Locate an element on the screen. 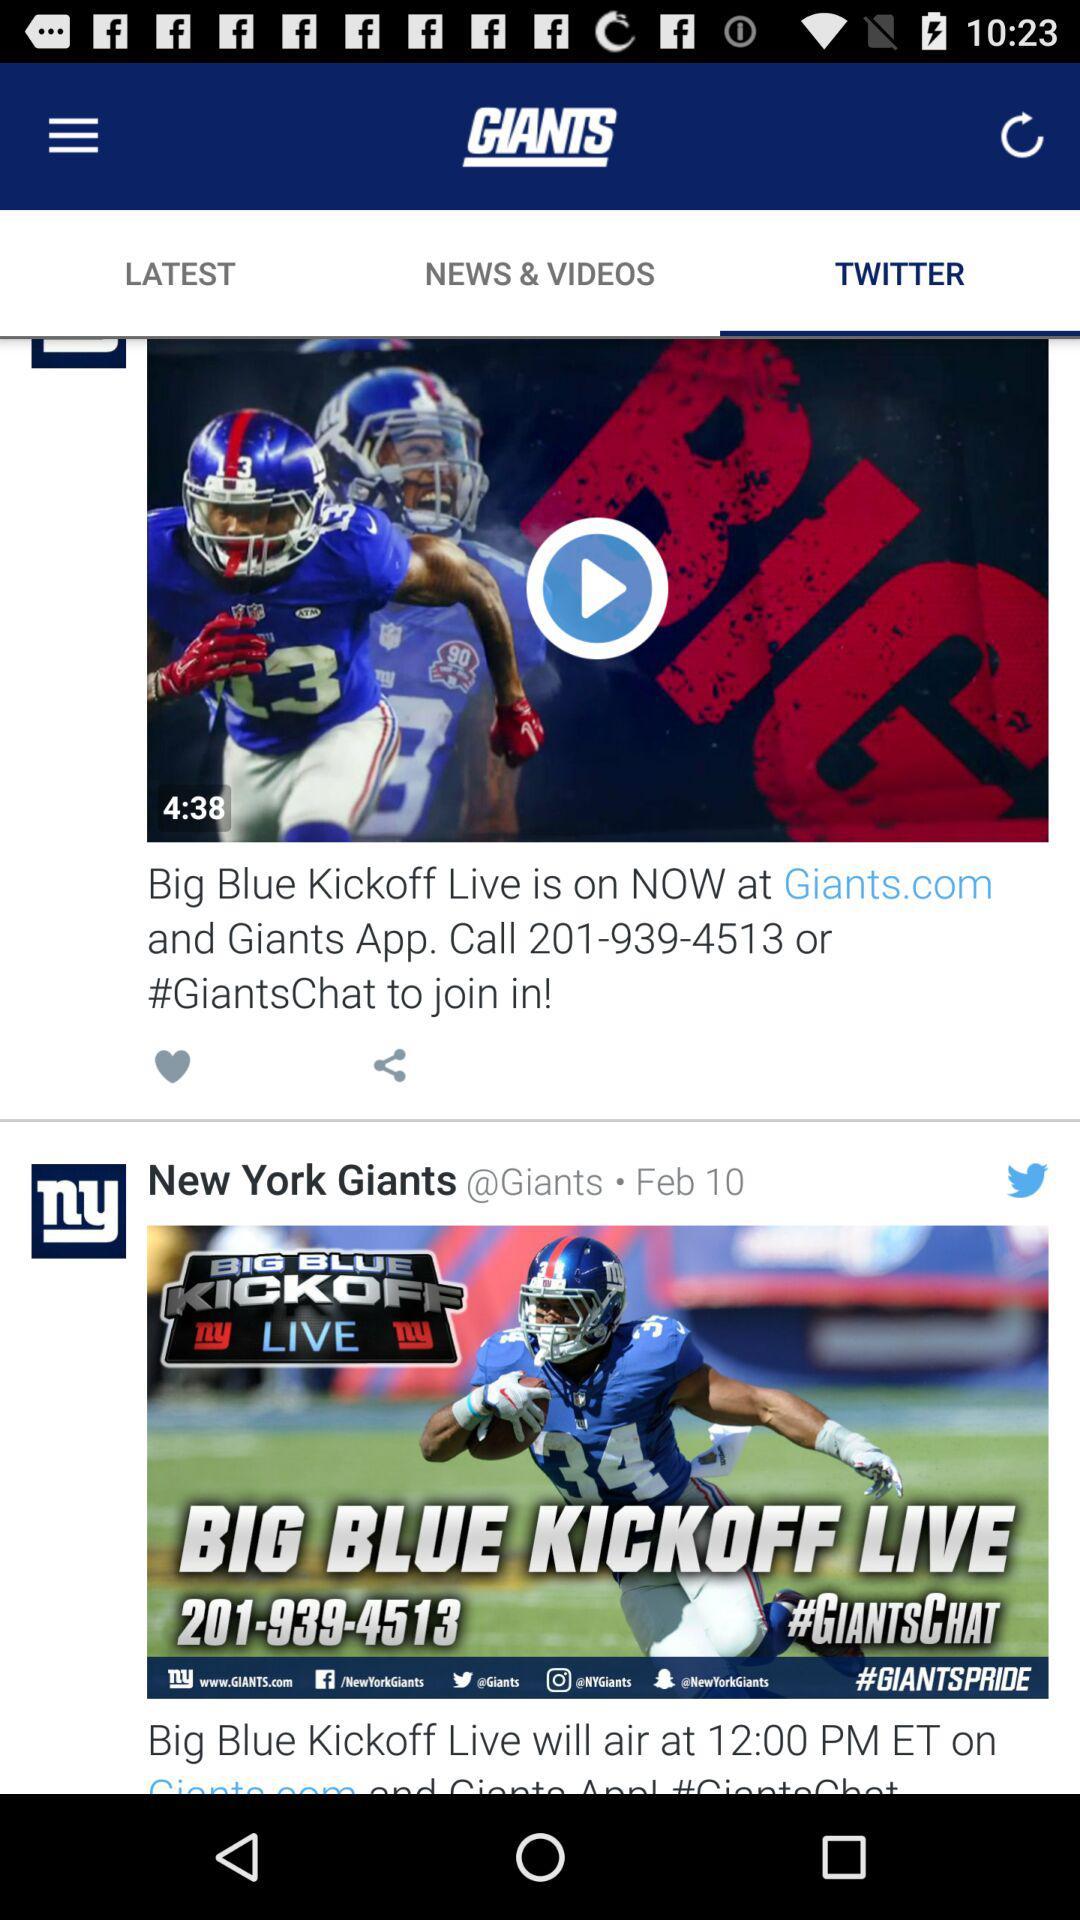 This screenshot has height=1920, width=1080. video is located at coordinates (596, 589).